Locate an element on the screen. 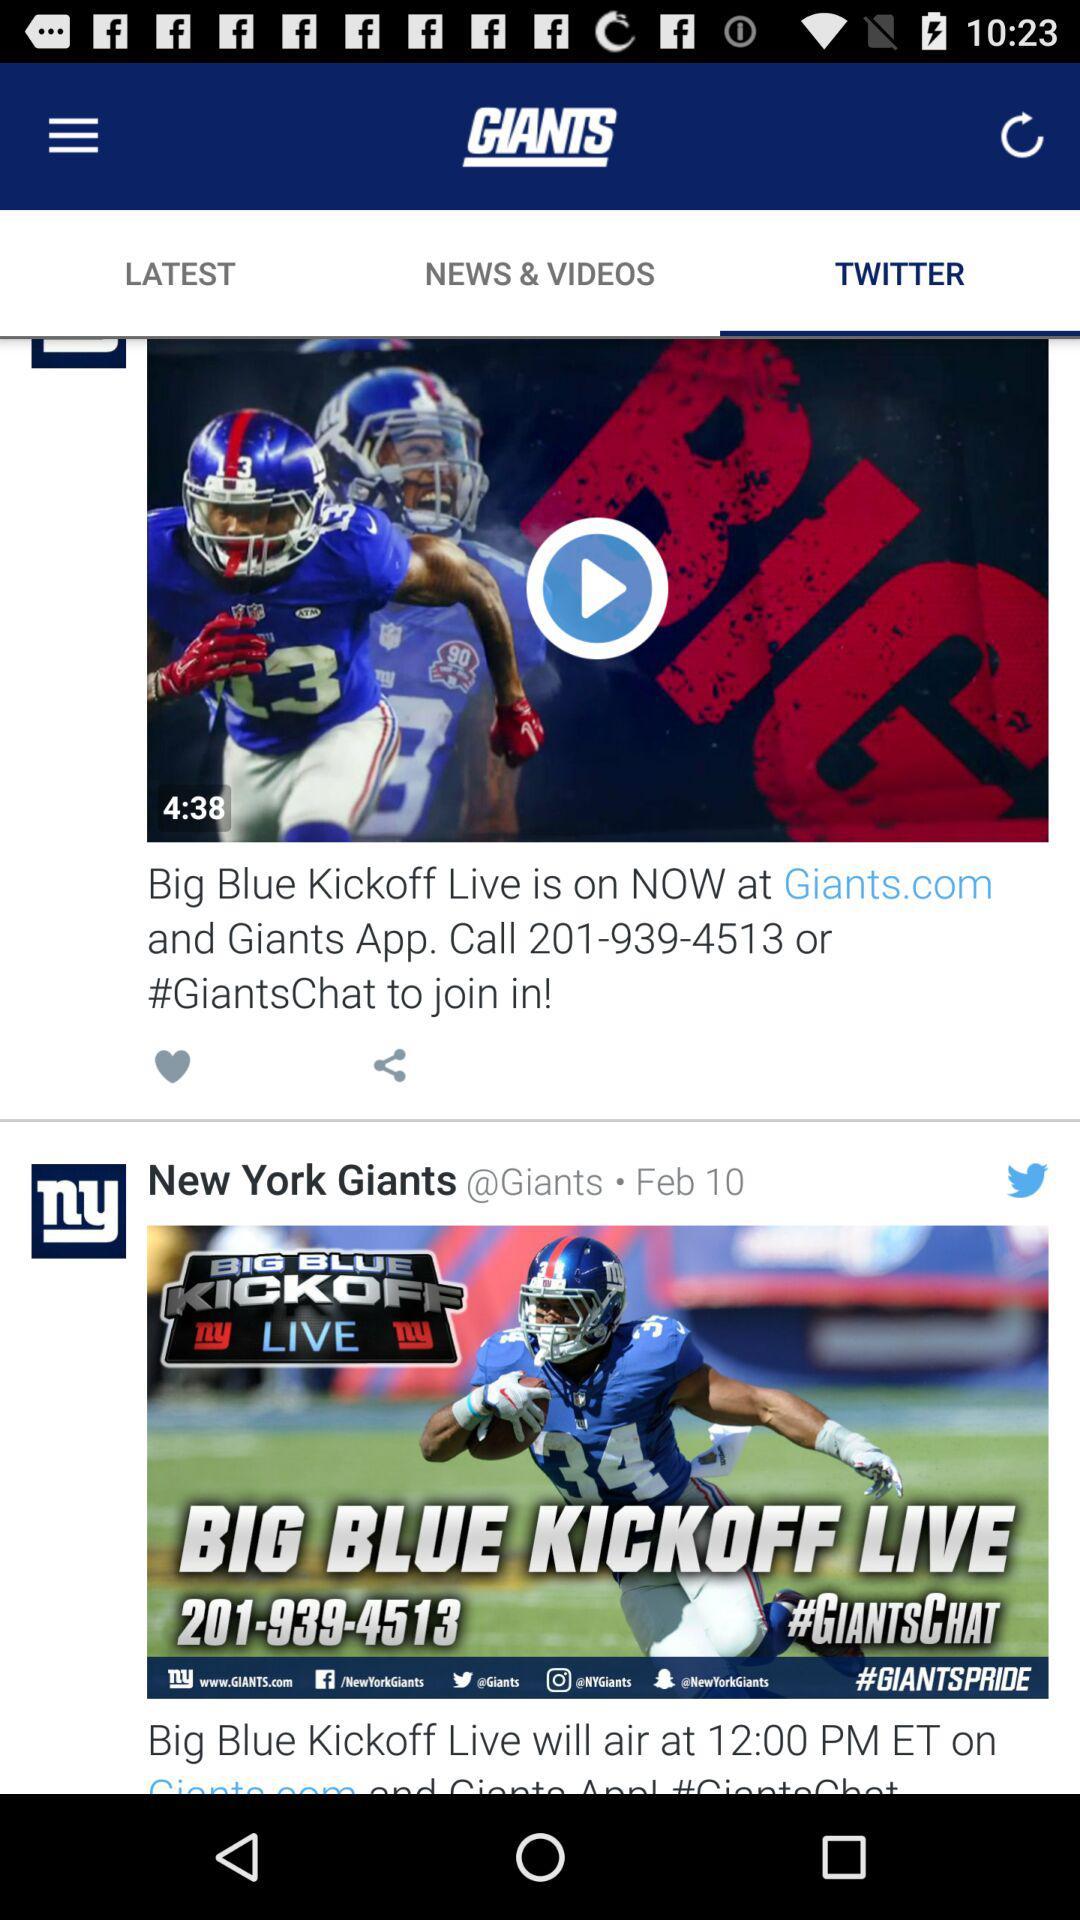 This screenshot has height=1920, width=1080. video is located at coordinates (596, 589).